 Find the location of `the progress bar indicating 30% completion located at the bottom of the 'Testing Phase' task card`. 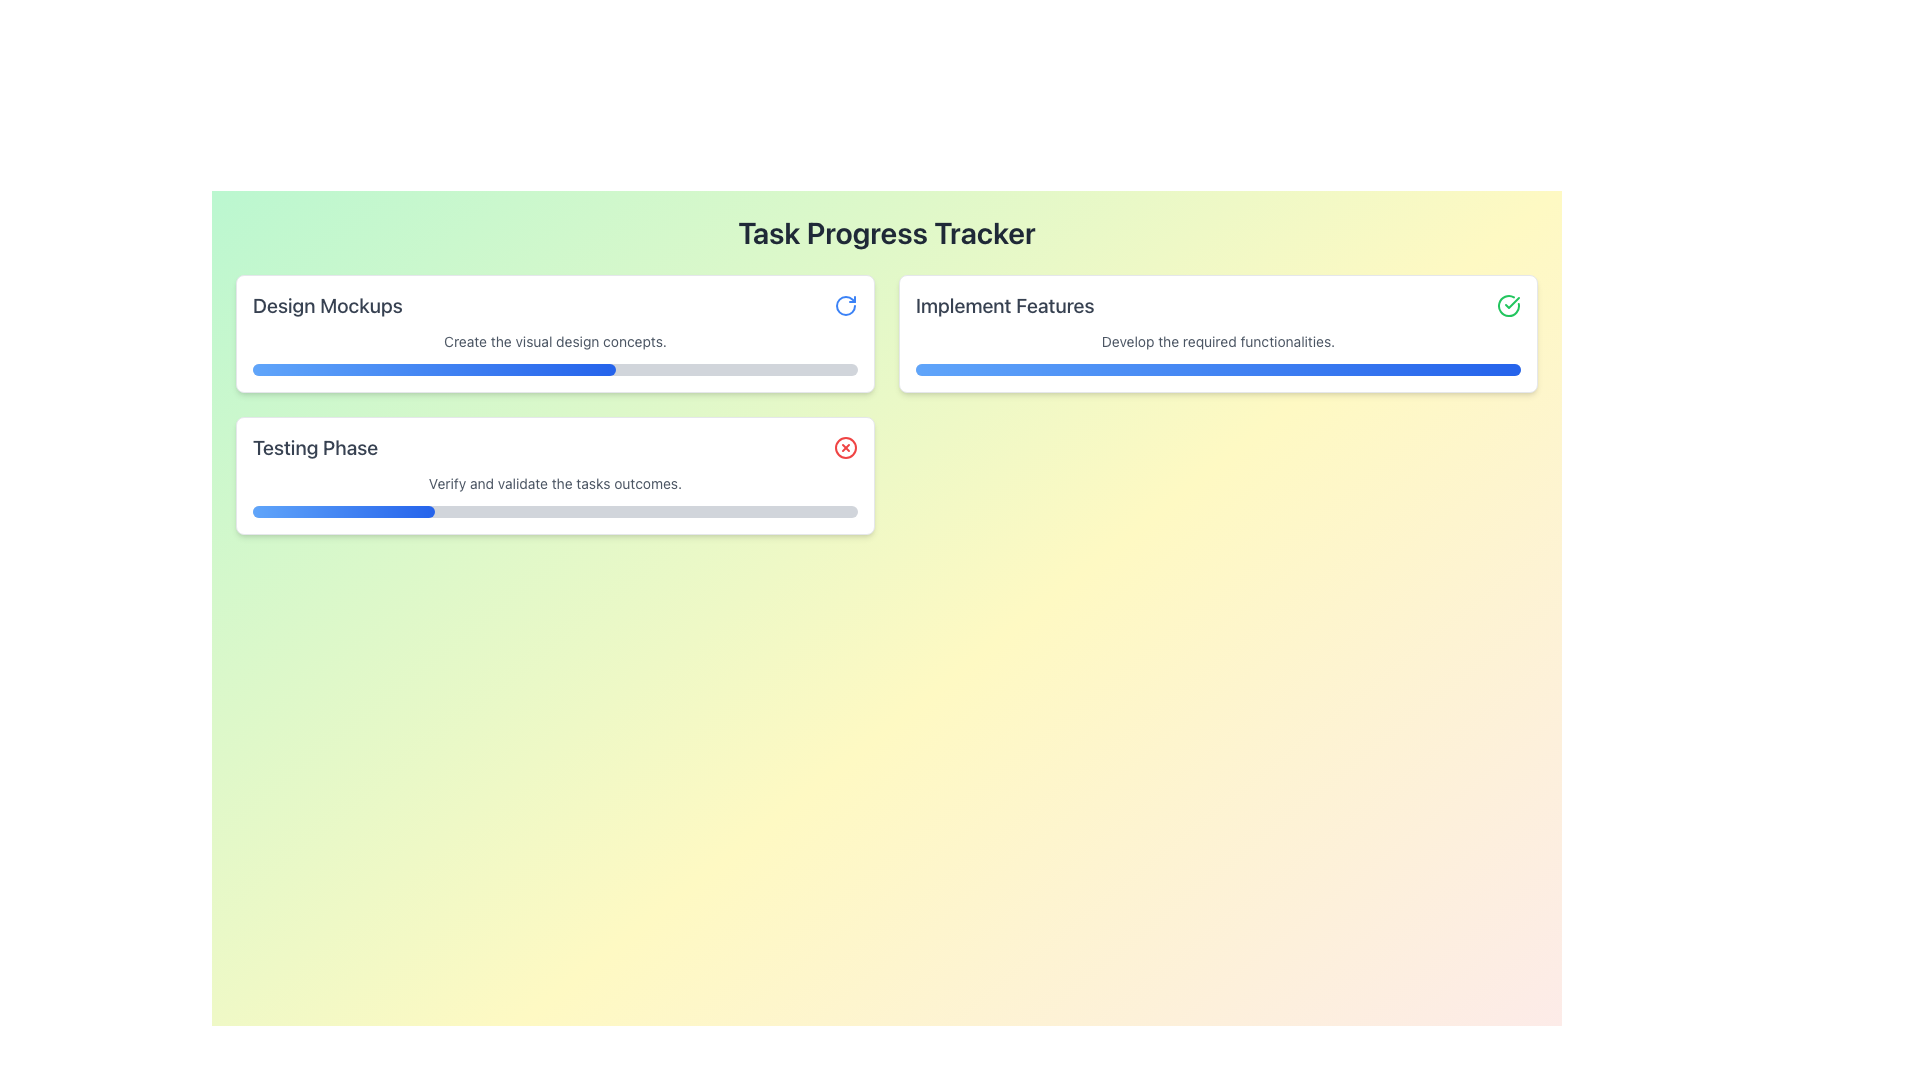

the progress bar indicating 30% completion located at the bottom of the 'Testing Phase' task card is located at coordinates (343, 511).